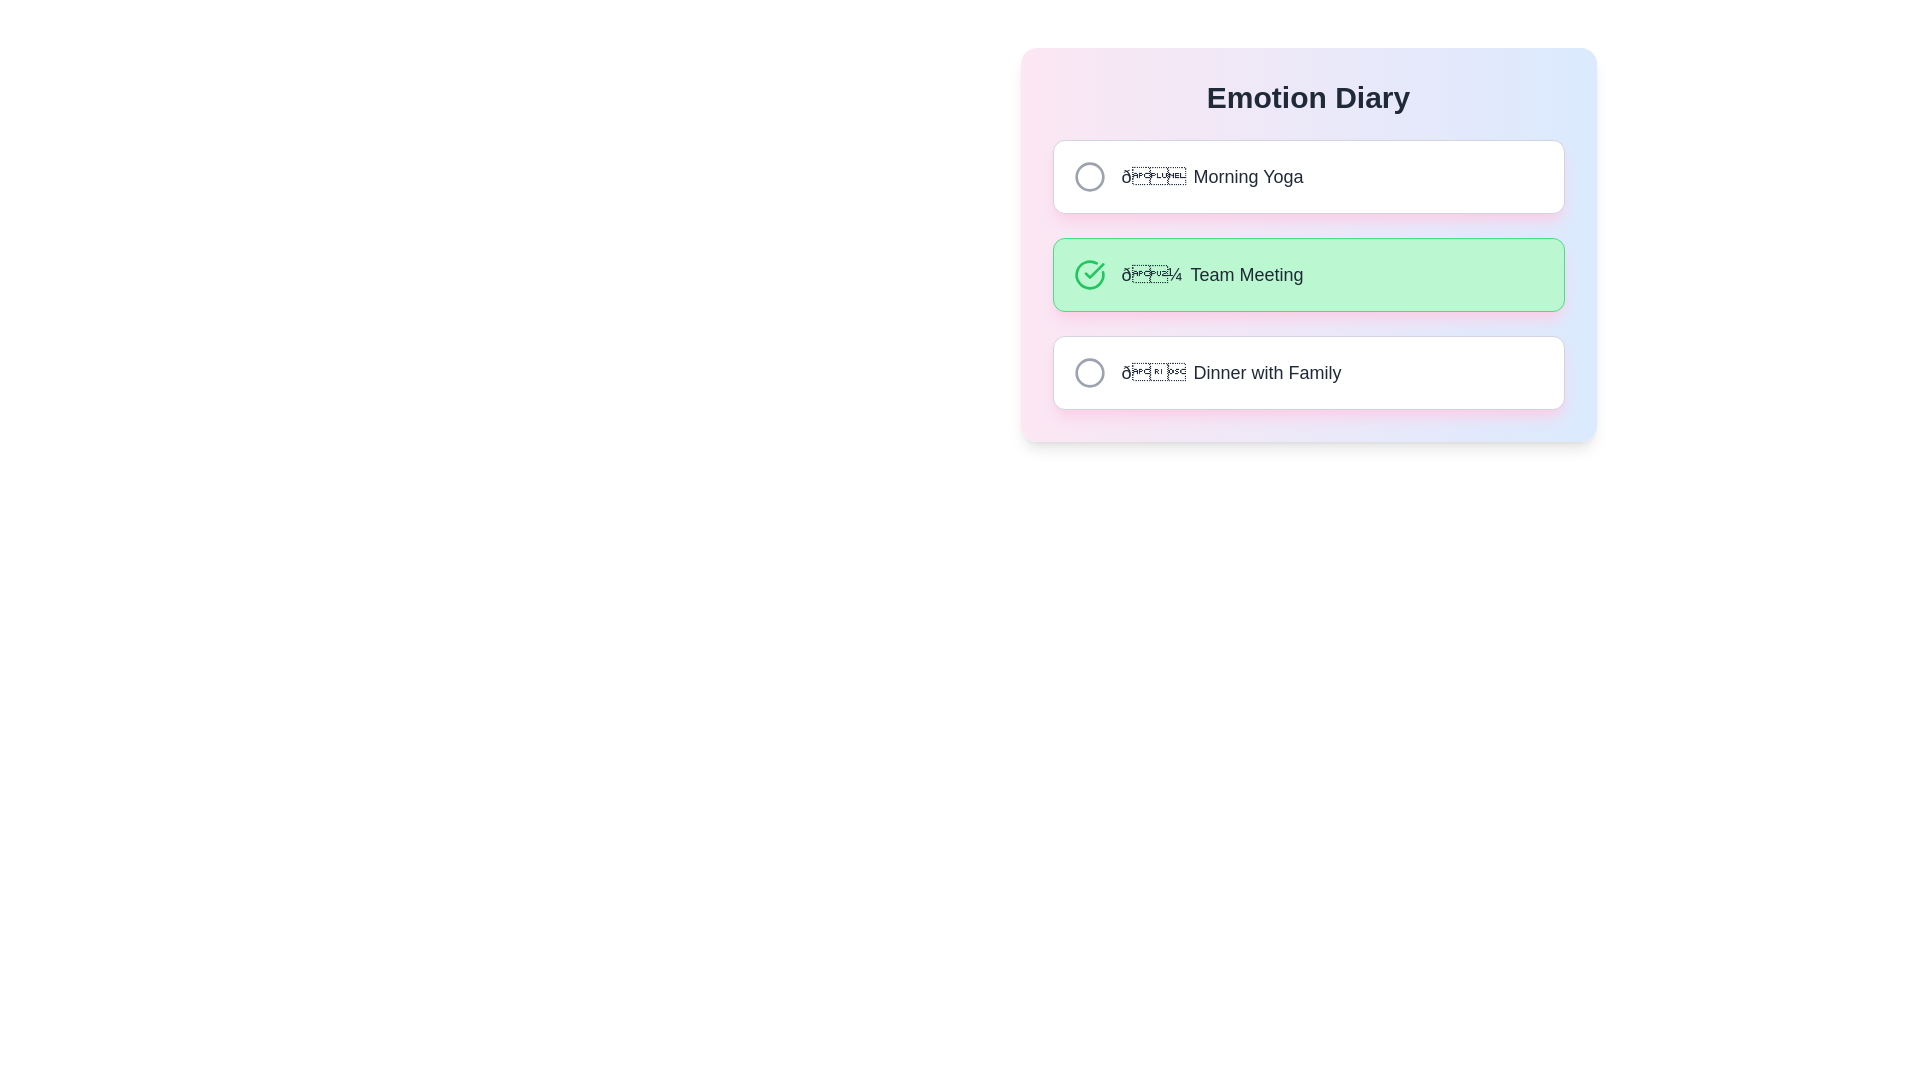  Describe the element at coordinates (1308, 274) in the screenshot. I see `the description and image of the diary entry 2` at that location.